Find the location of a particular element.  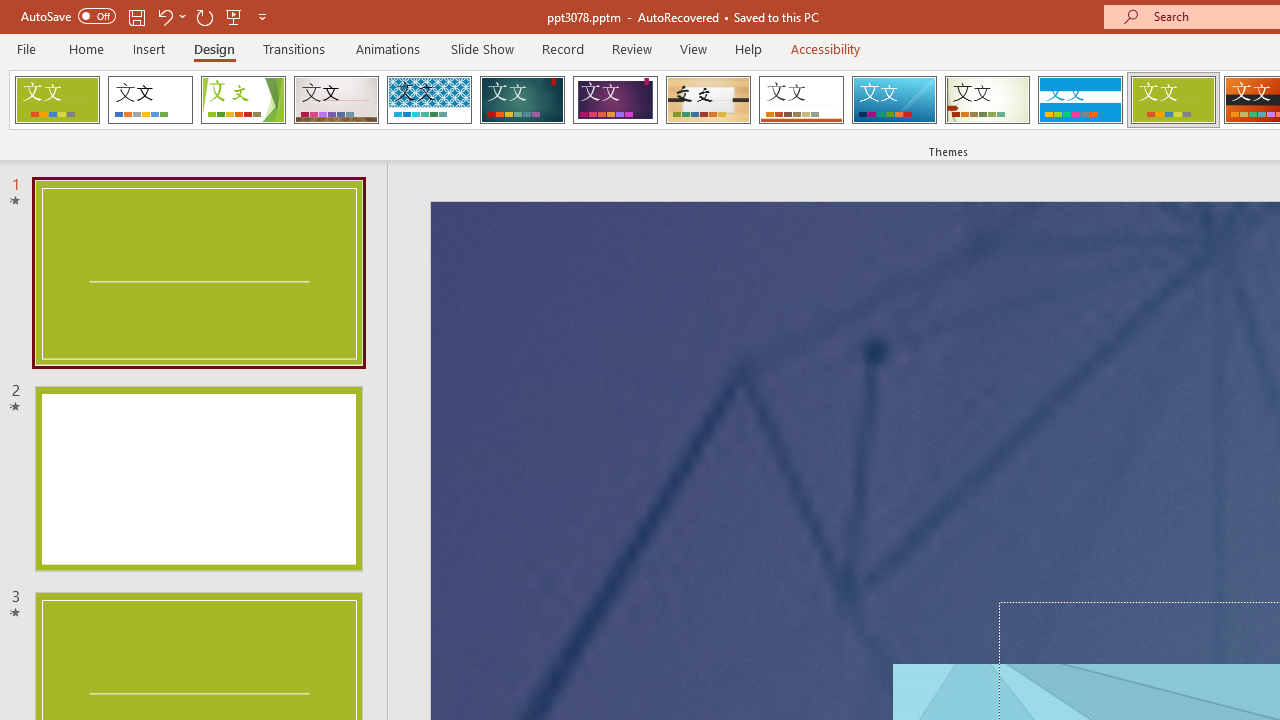

'Office Theme' is located at coordinates (149, 100).